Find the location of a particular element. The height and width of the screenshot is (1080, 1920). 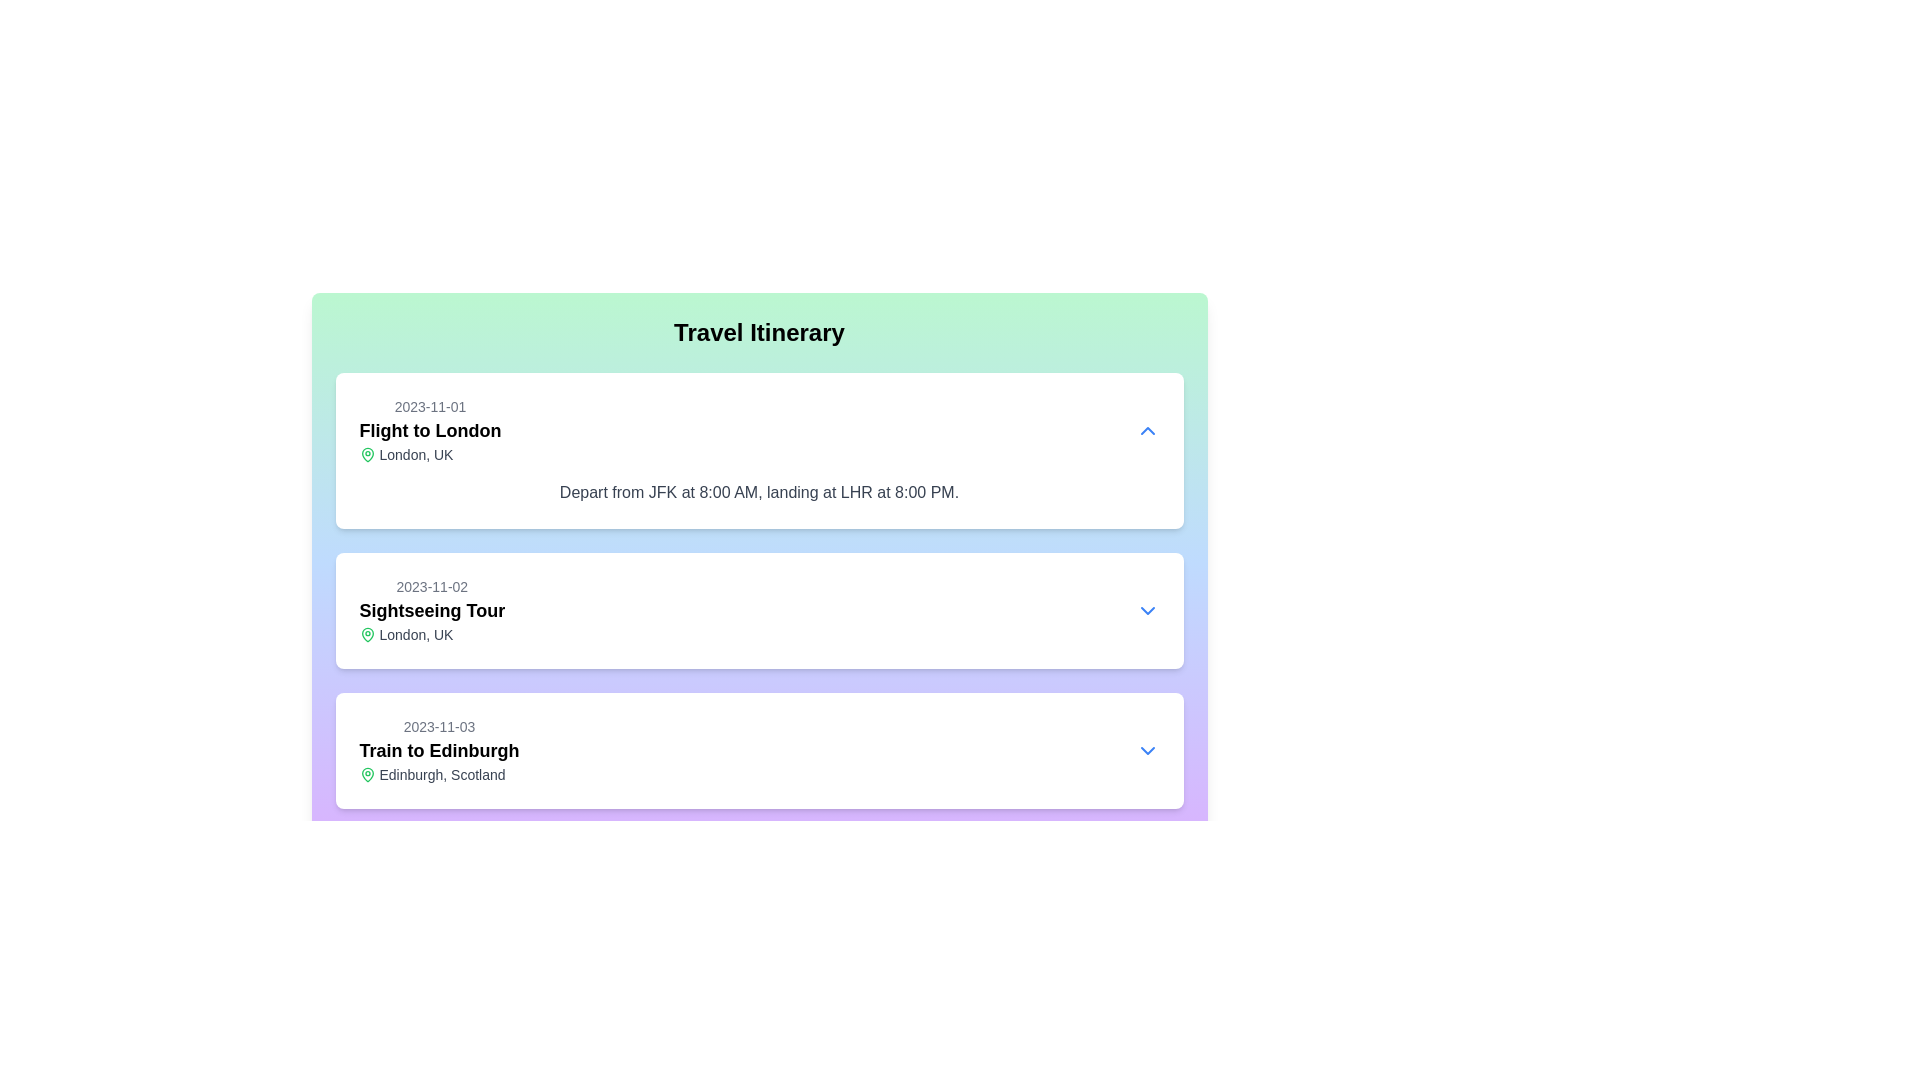

the map pin icon indicating the 'Sightseeing Tour' location next to the text 'London, UK' is located at coordinates (367, 635).